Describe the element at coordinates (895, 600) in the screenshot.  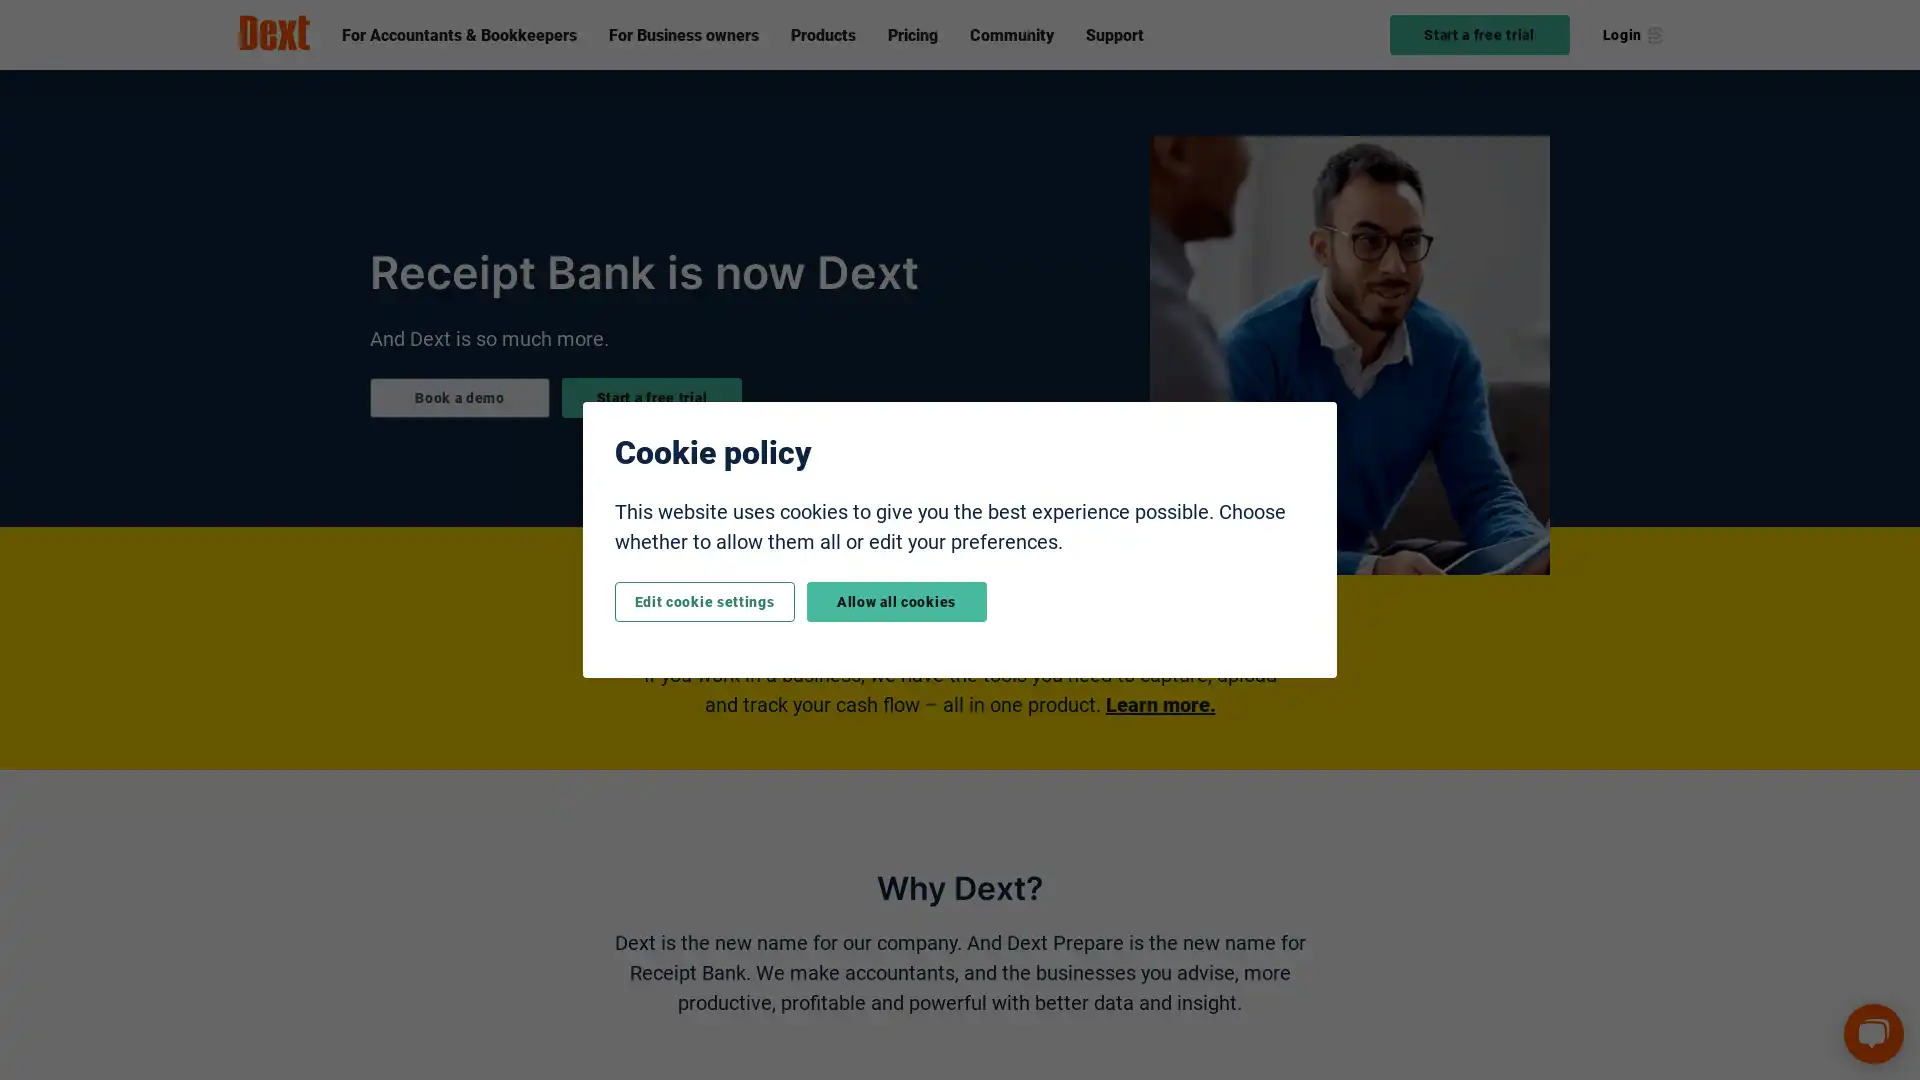
I see `Allow all cookies` at that location.